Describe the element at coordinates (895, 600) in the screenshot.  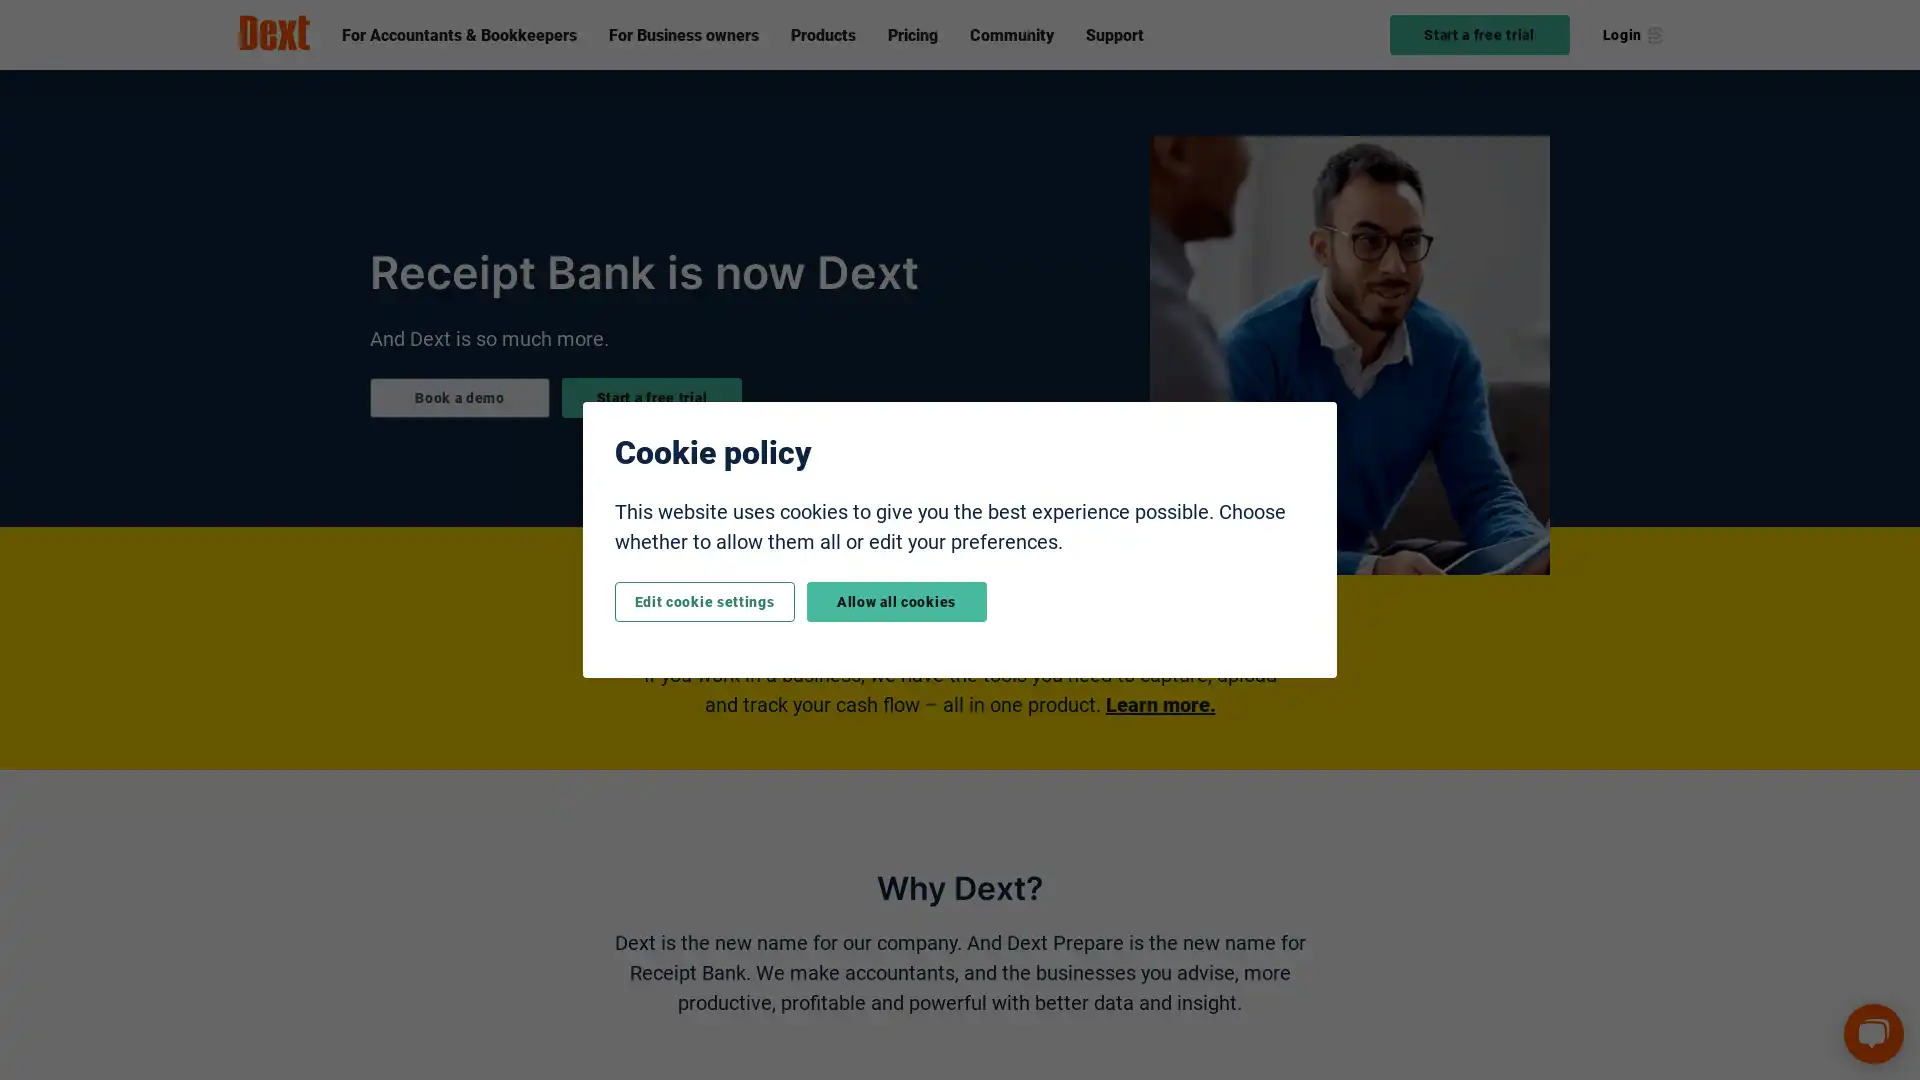
I see `Allow all cookies` at that location.